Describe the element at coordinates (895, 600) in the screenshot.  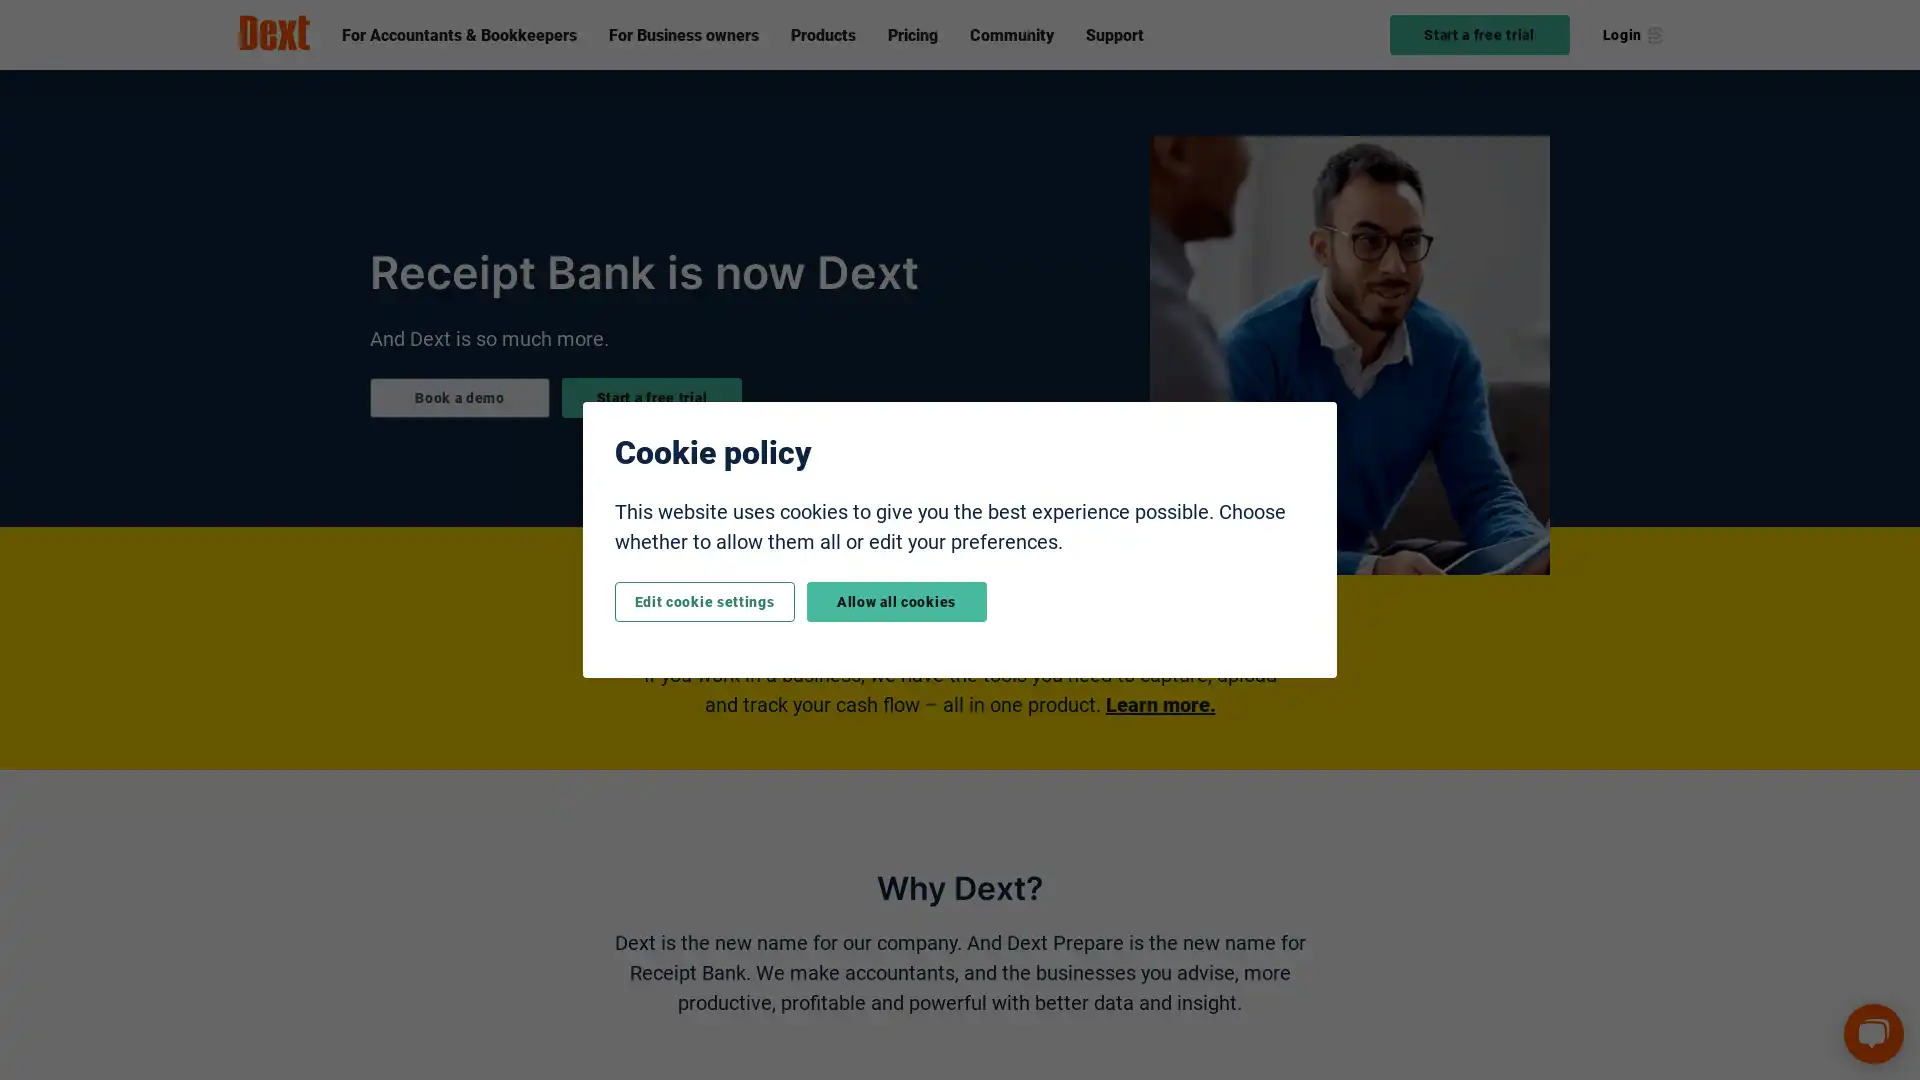
I see `Allow all cookies` at that location.